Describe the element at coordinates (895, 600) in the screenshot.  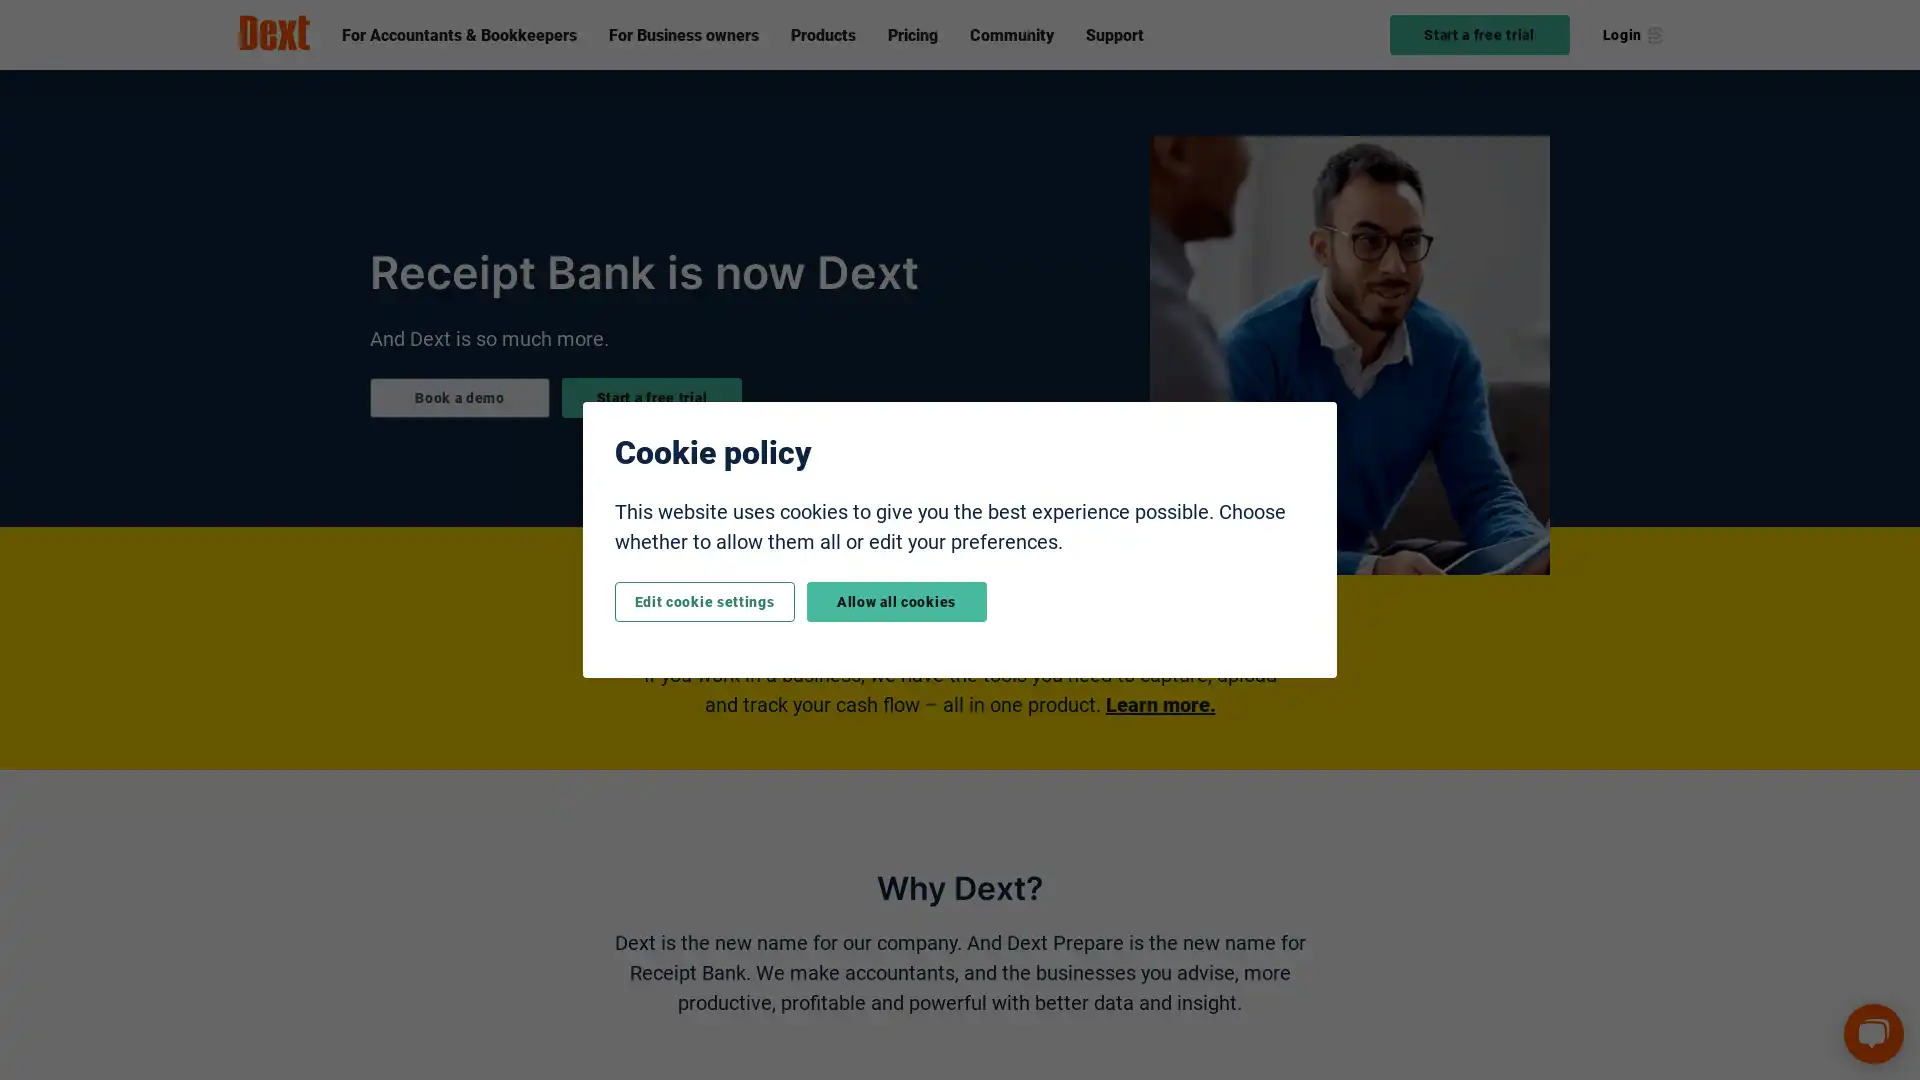
I see `Allow all cookies` at that location.